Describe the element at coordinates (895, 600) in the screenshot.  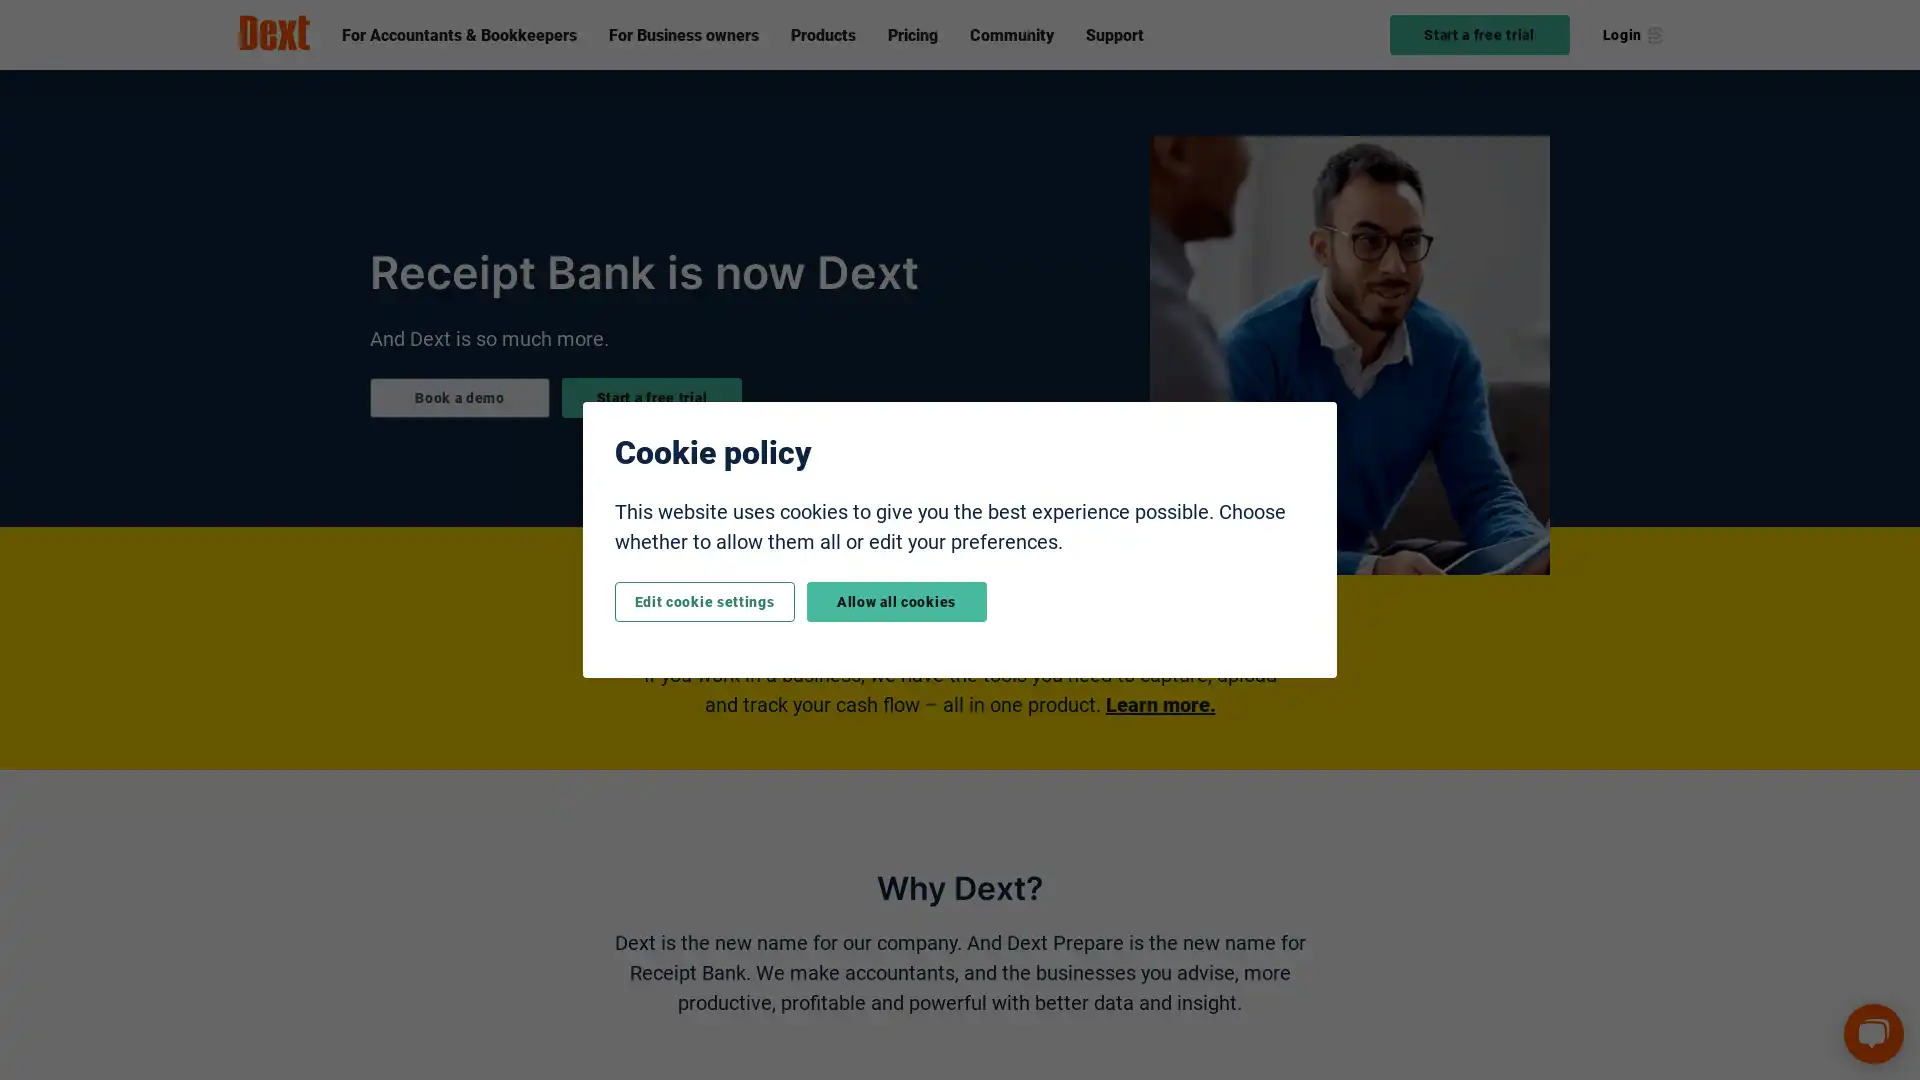
I see `Allow all cookies` at that location.